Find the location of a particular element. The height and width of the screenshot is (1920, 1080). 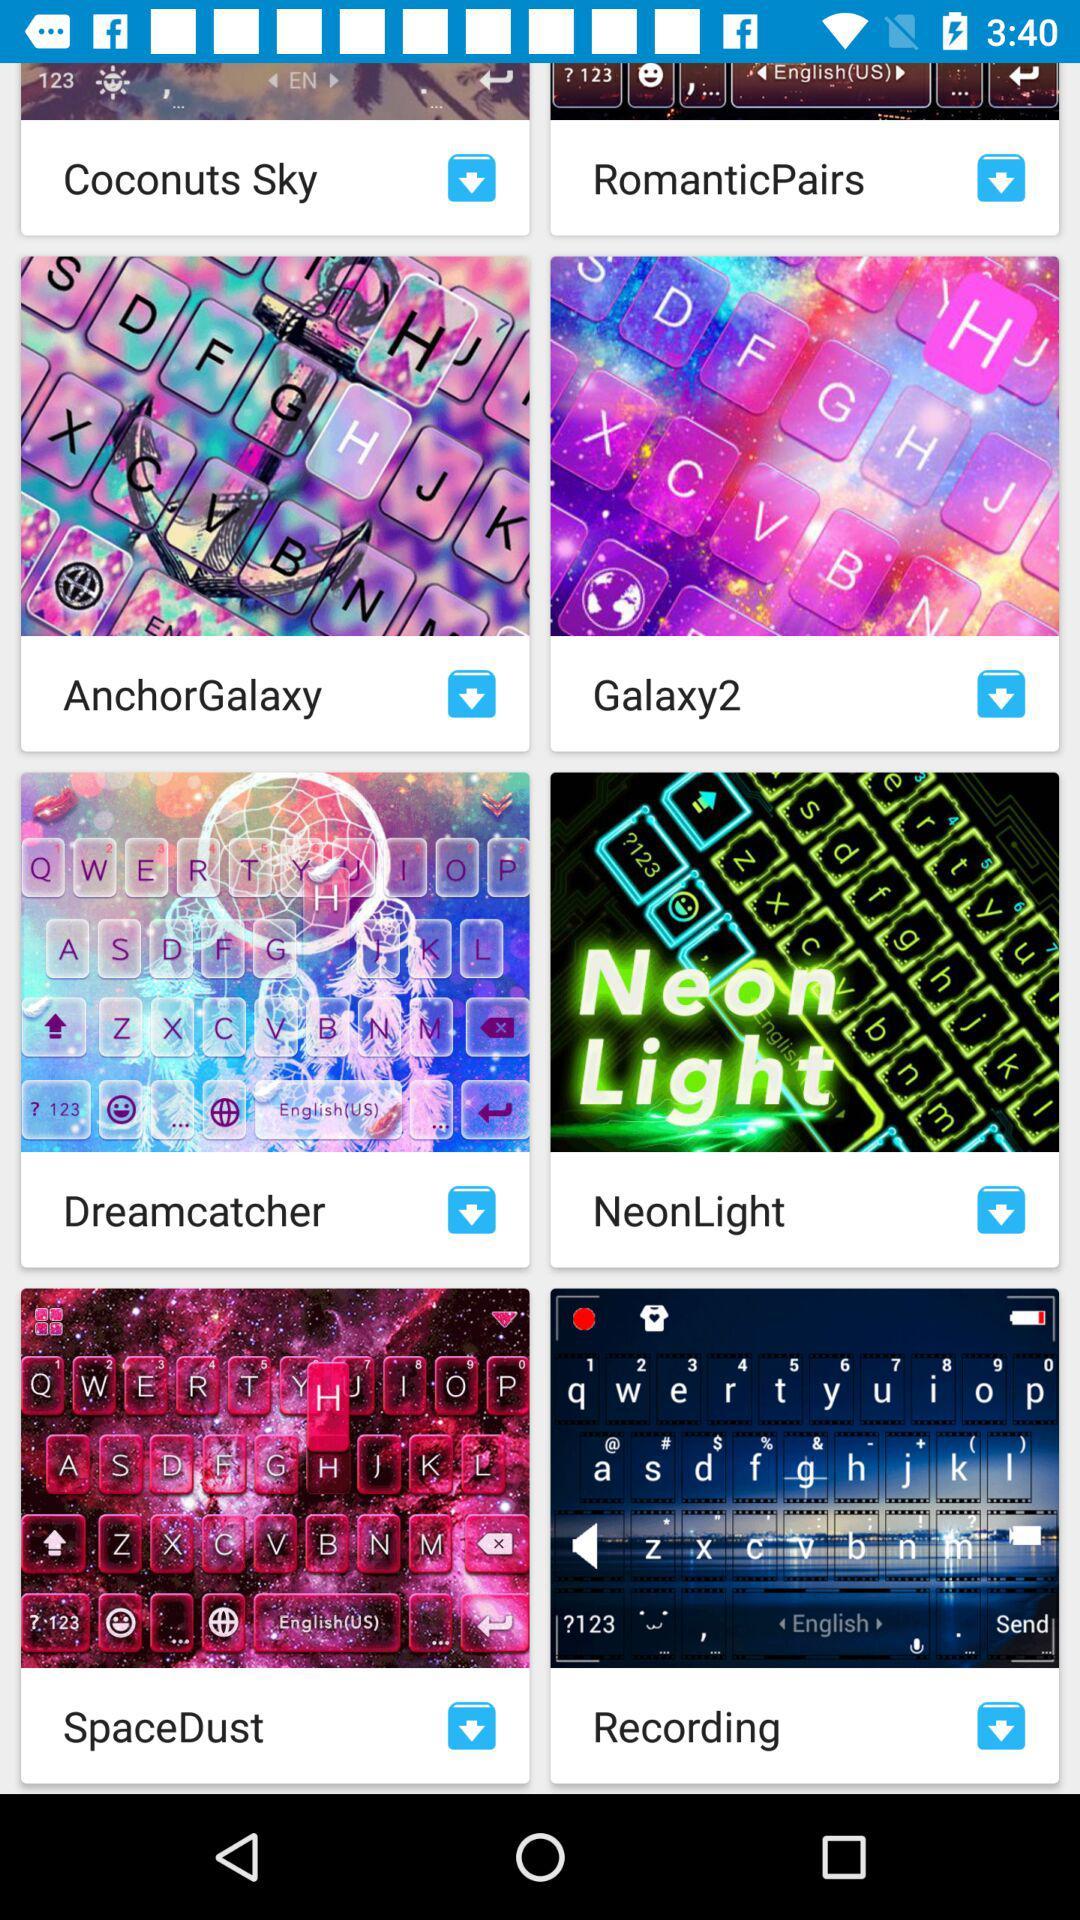

download spacedust is located at coordinates (471, 1724).